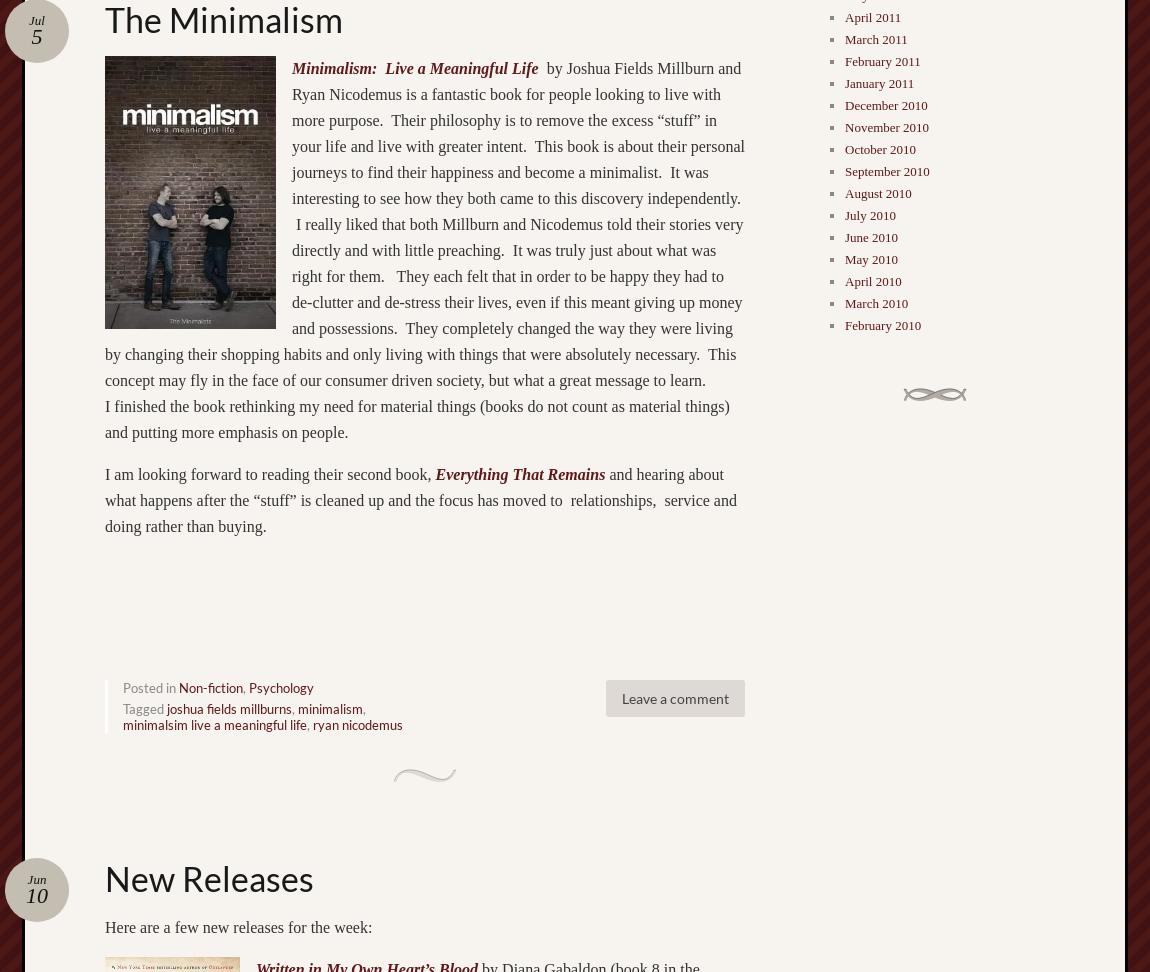  Describe the element at coordinates (885, 104) in the screenshot. I see `'December 2010'` at that location.